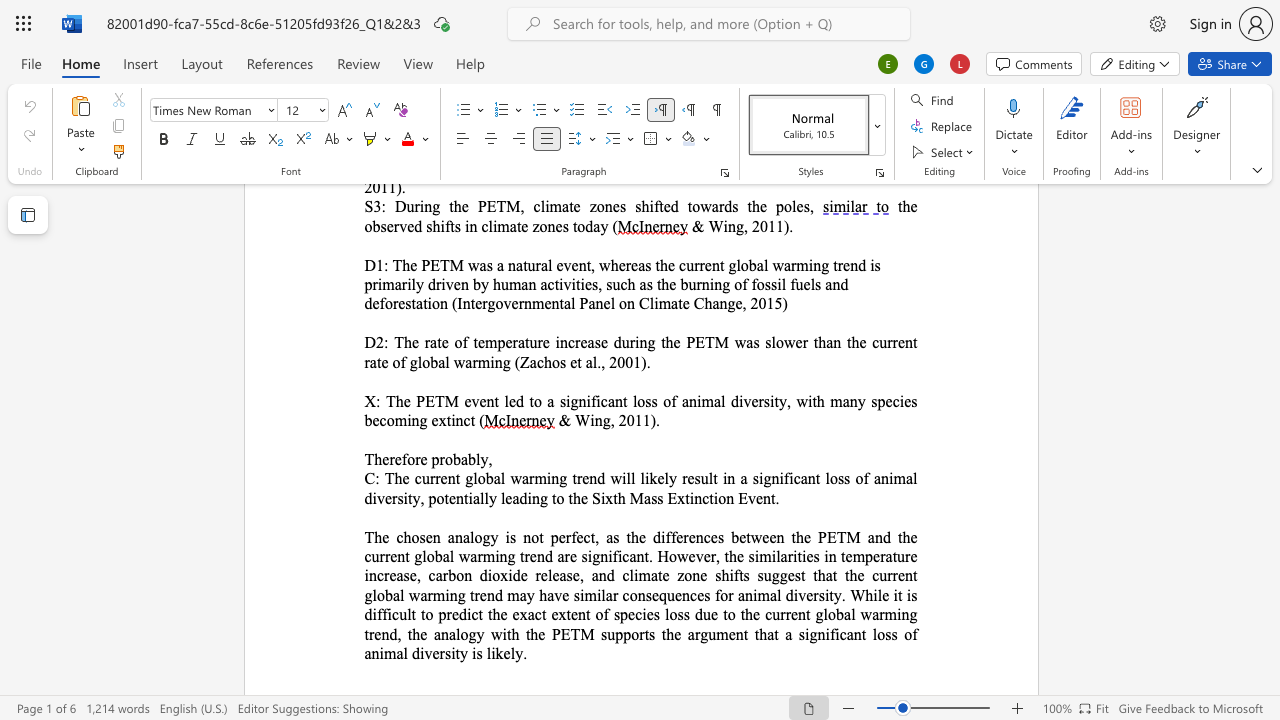 This screenshot has height=720, width=1280. I want to click on the 2th character "n" in the text, so click(774, 478).